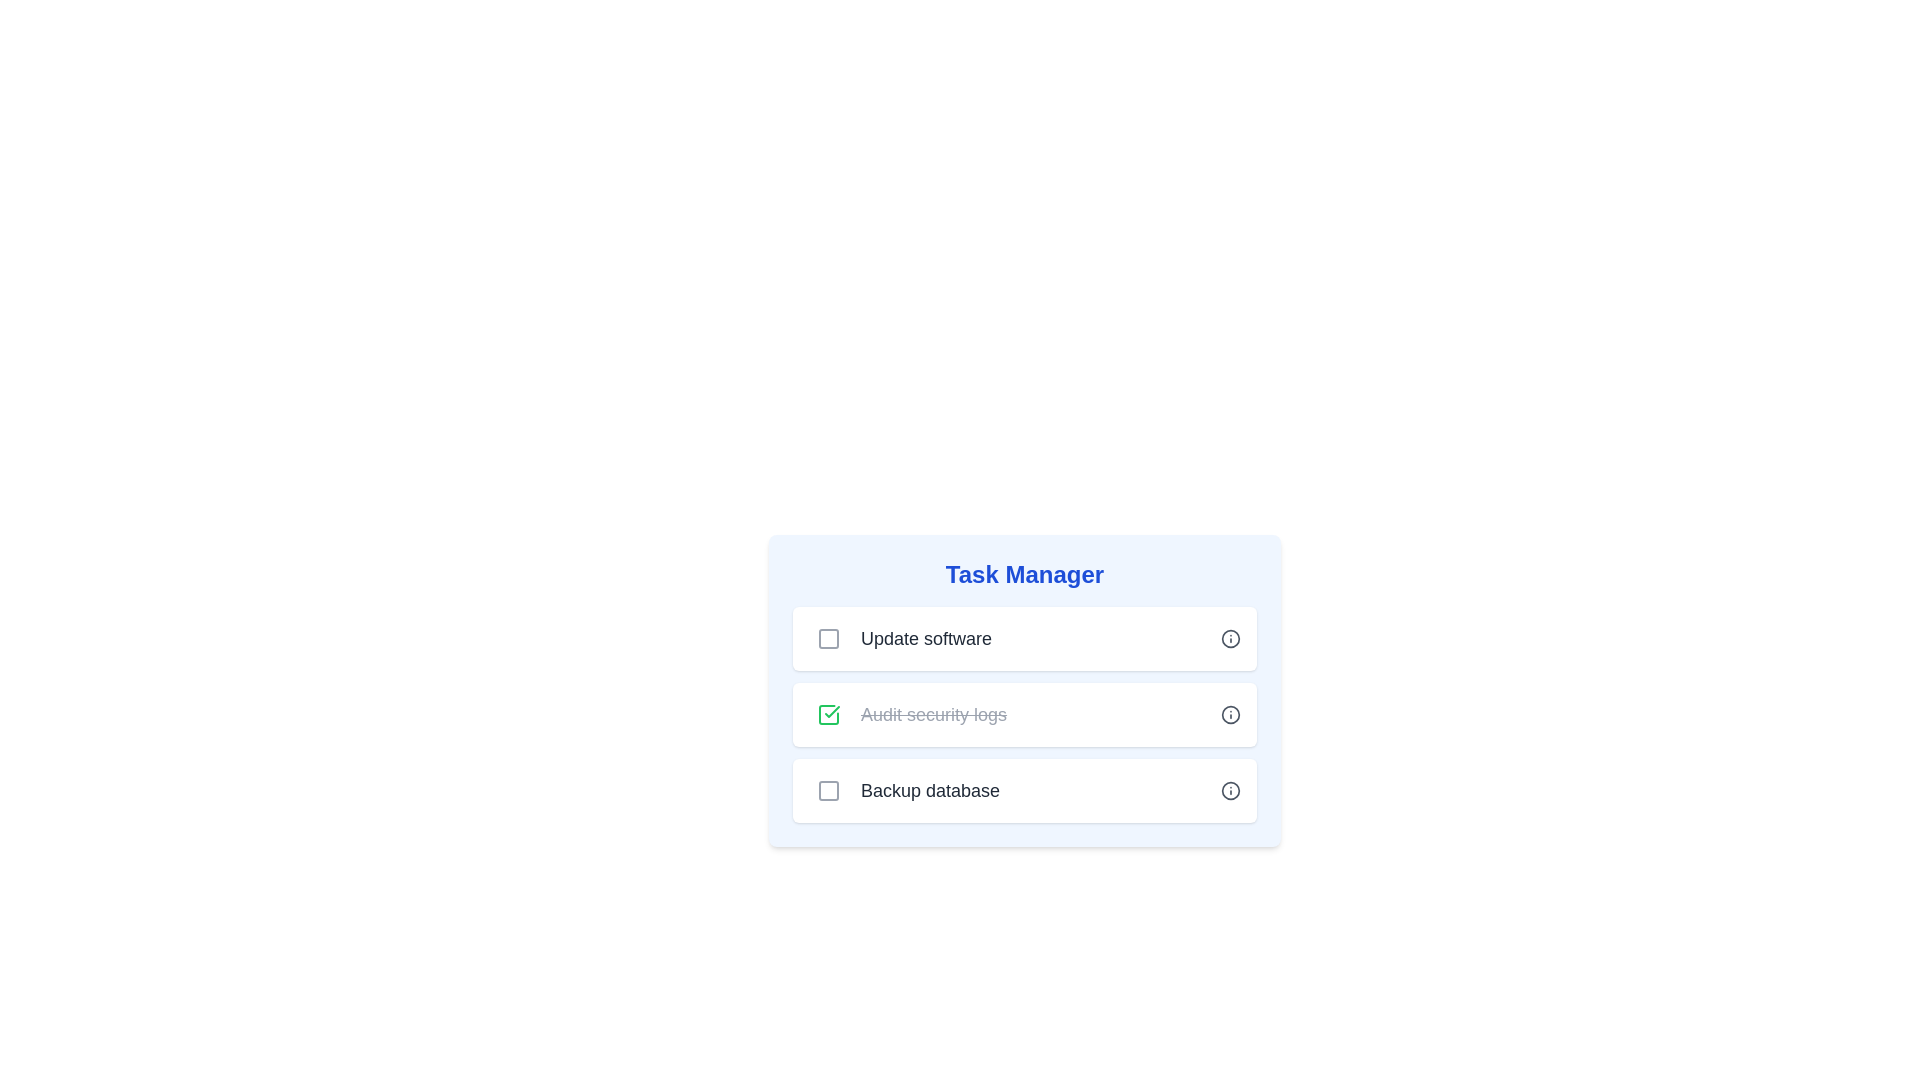 The width and height of the screenshot is (1920, 1080). I want to click on the Toggle checkbox icon located at the leftmost part of the 'Update software' list item, so click(829, 639).